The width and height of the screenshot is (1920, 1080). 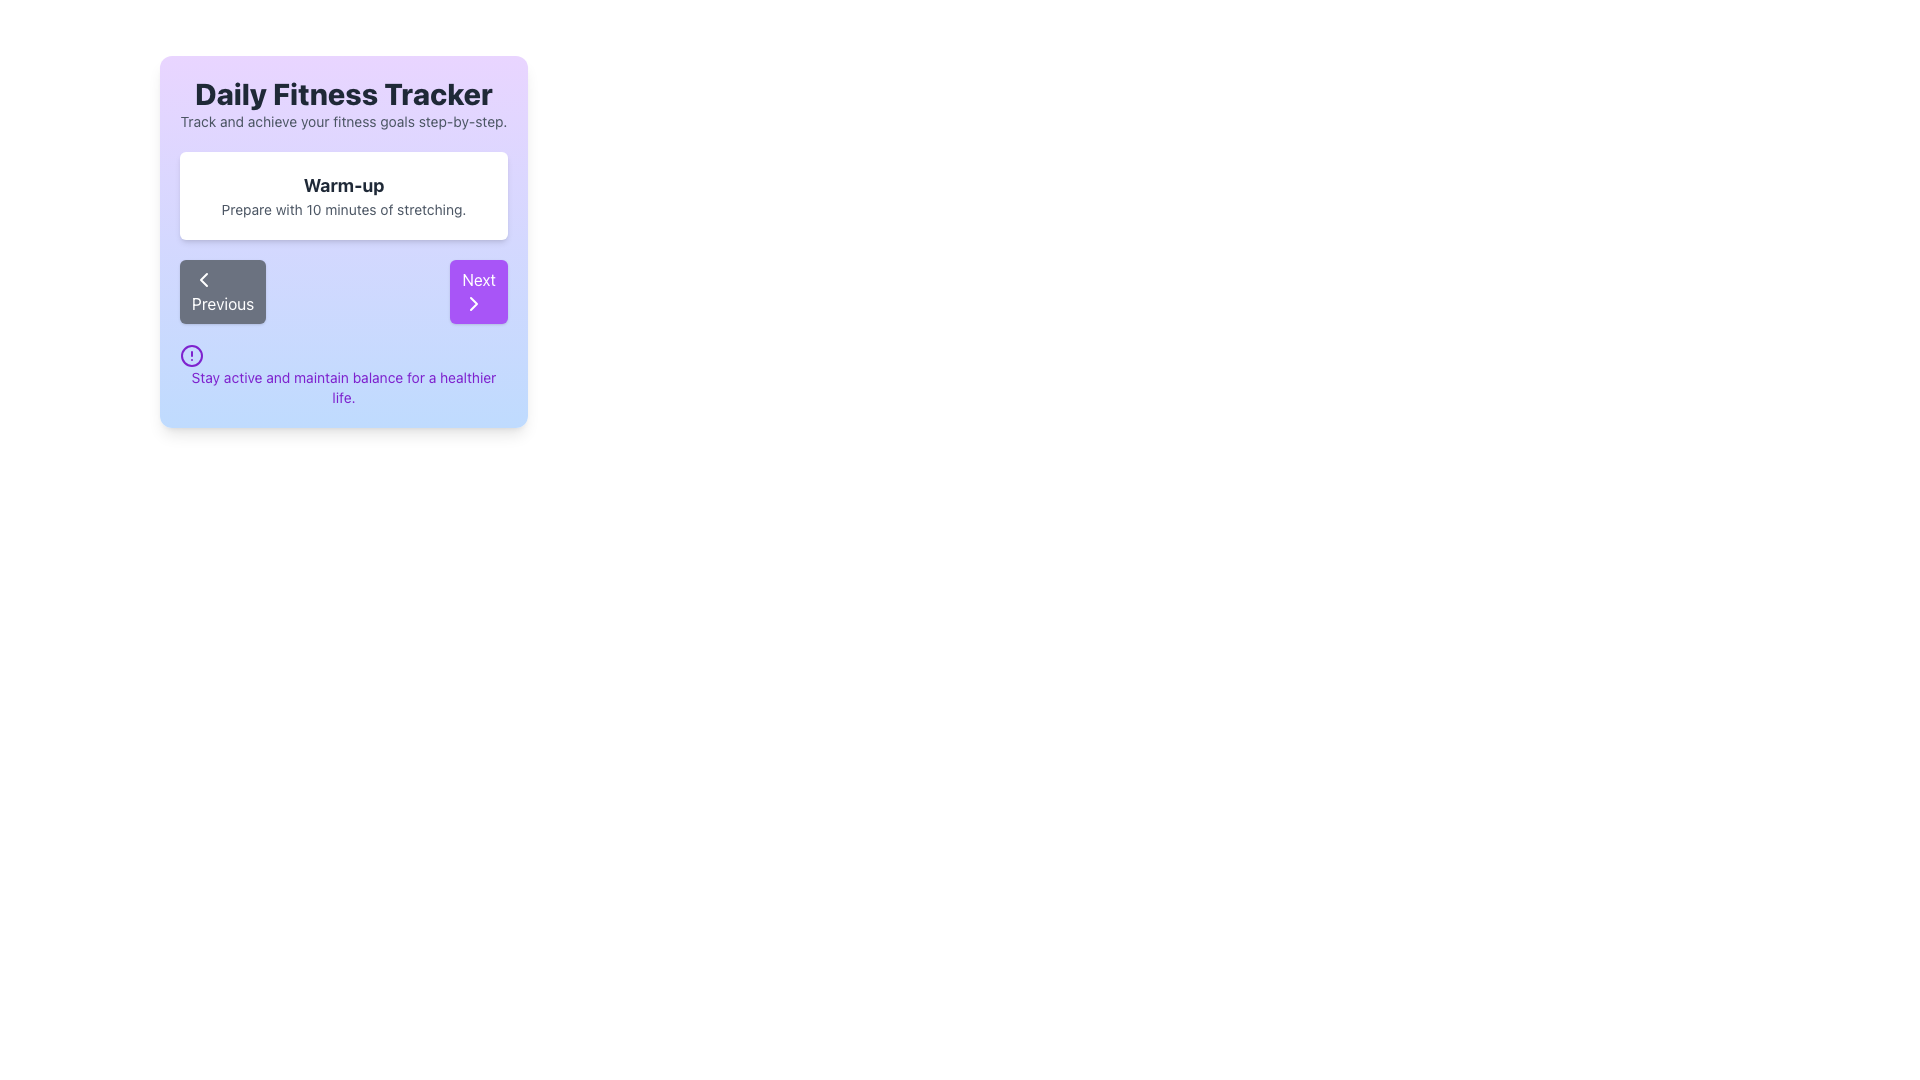 I want to click on the right-pointing chevron icon inside the 'Next' button, which has a purple background and is labeled in white text, so click(x=473, y=304).